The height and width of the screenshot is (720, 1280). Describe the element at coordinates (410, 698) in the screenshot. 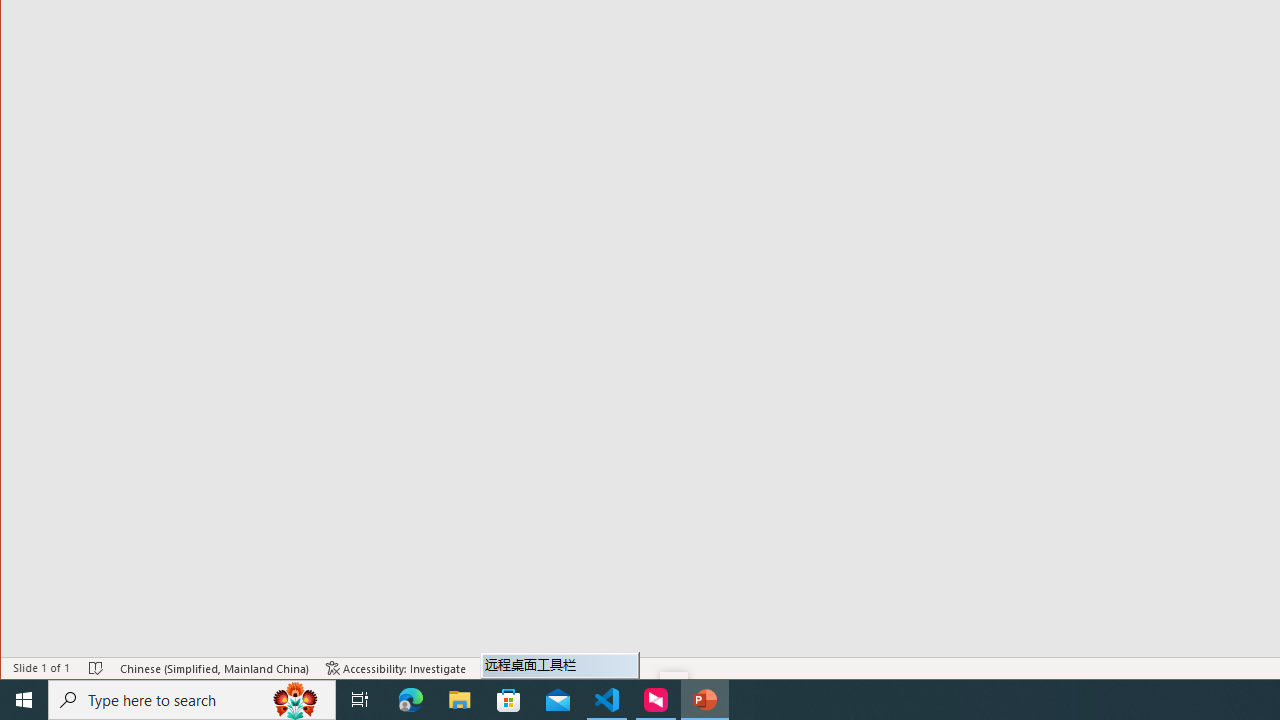

I see `'Microsoft Edge'` at that location.